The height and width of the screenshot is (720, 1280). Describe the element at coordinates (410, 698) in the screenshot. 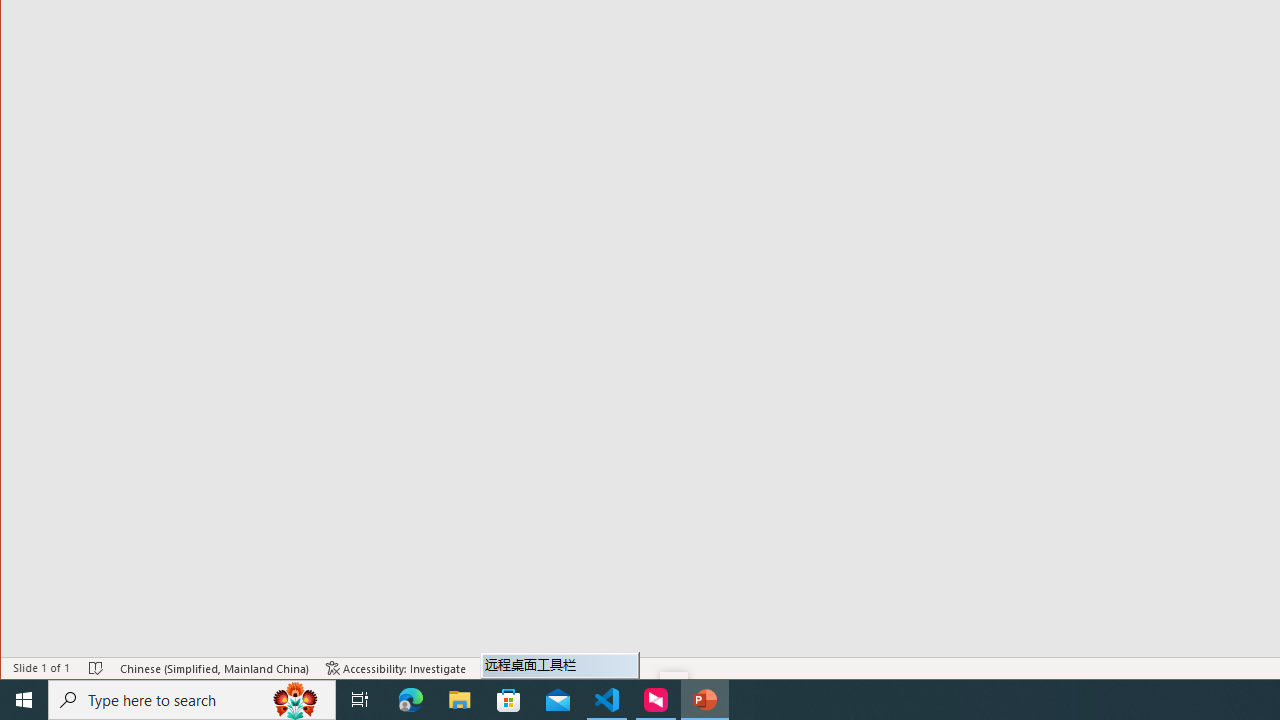

I see `'Microsoft Edge'` at that location.